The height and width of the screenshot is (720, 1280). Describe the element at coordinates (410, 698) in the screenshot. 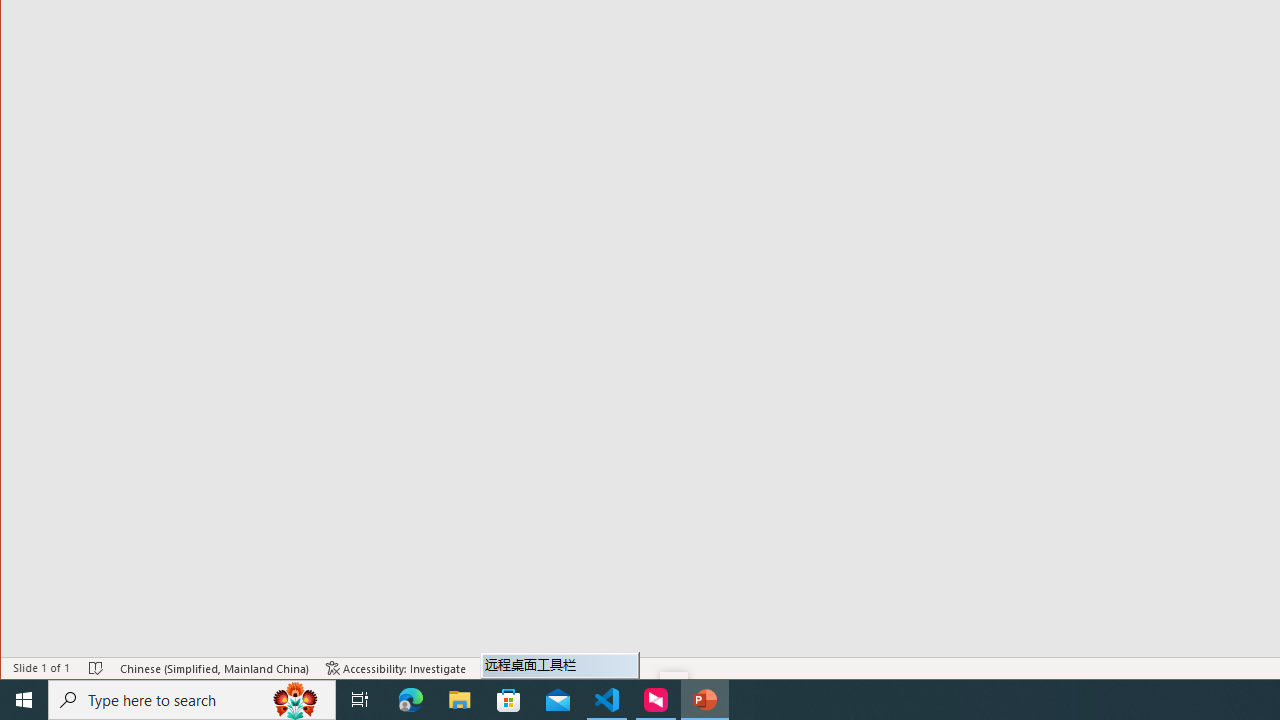

I see `'Microsoft Edge'` at that location.